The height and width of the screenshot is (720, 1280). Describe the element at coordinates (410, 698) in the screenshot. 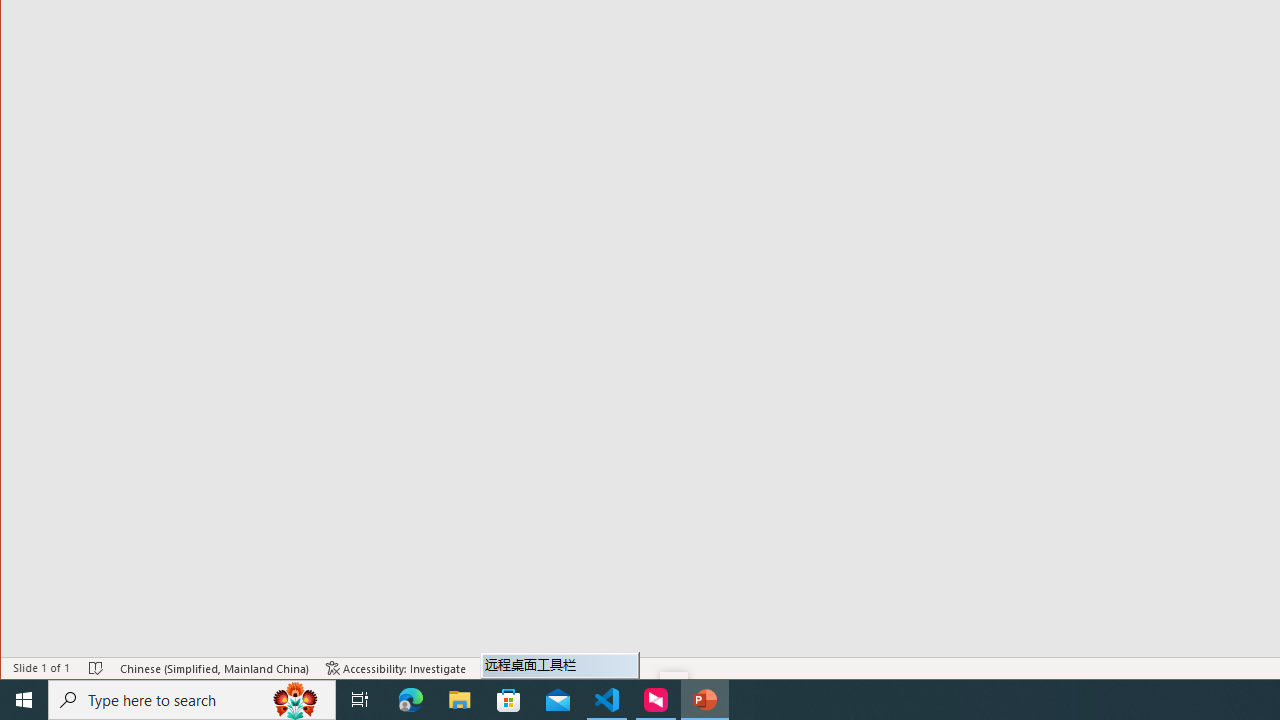

I see `'Microsoft Edge'` at that location.